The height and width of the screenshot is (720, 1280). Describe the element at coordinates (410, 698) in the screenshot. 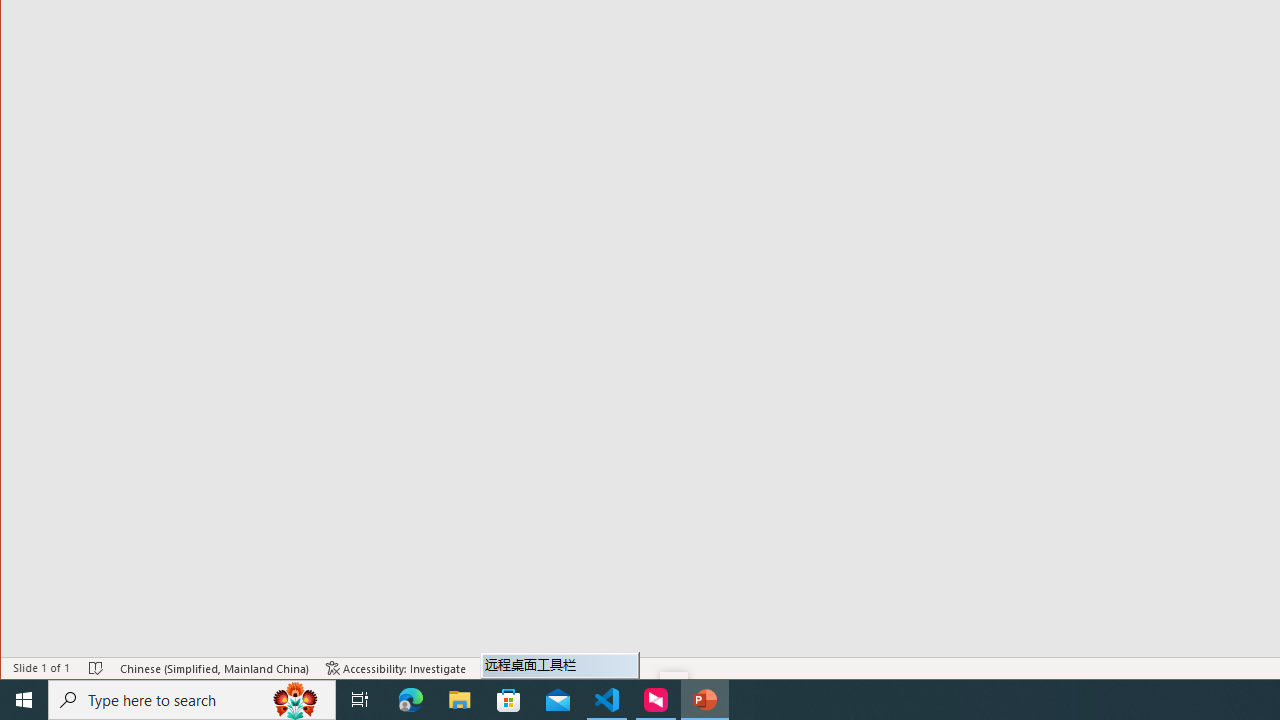

I see `'Microsoft Edge'` at that location.